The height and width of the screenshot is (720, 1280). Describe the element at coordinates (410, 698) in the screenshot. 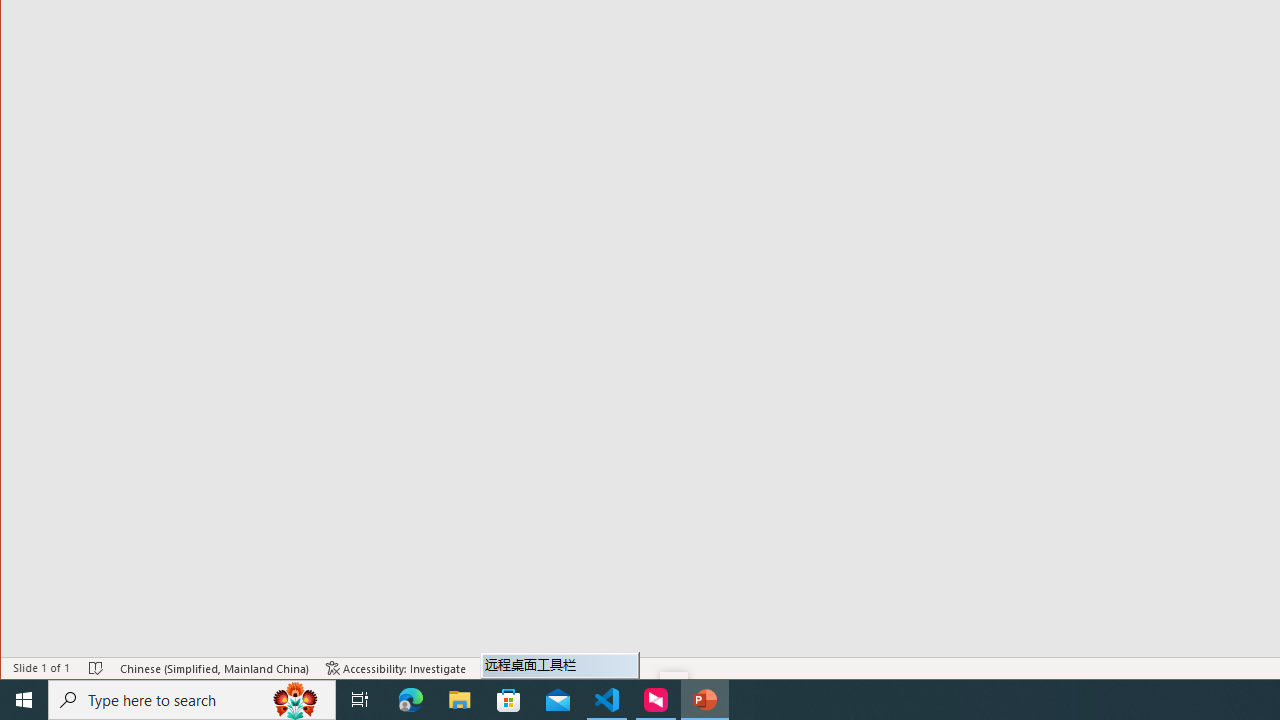

I see `'Microsoft Edge'` at that location.